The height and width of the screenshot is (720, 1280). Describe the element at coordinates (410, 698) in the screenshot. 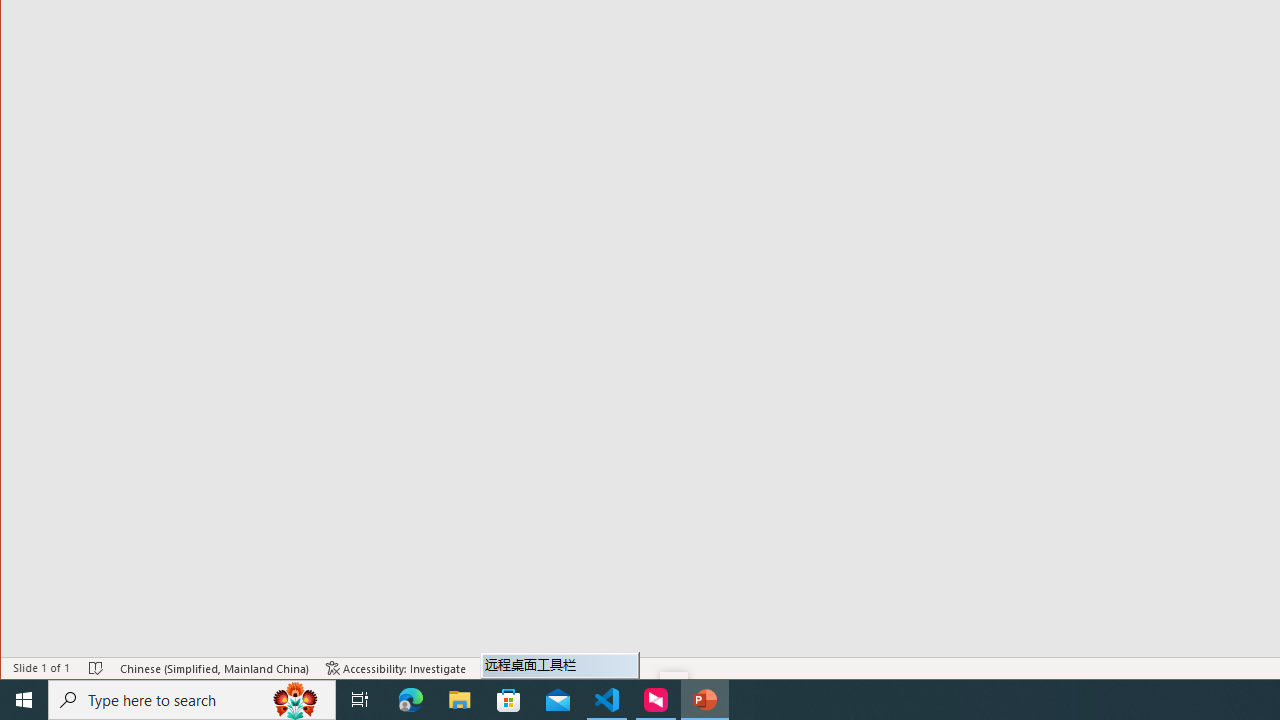

I see `'Microsoft Edge'` at that location.